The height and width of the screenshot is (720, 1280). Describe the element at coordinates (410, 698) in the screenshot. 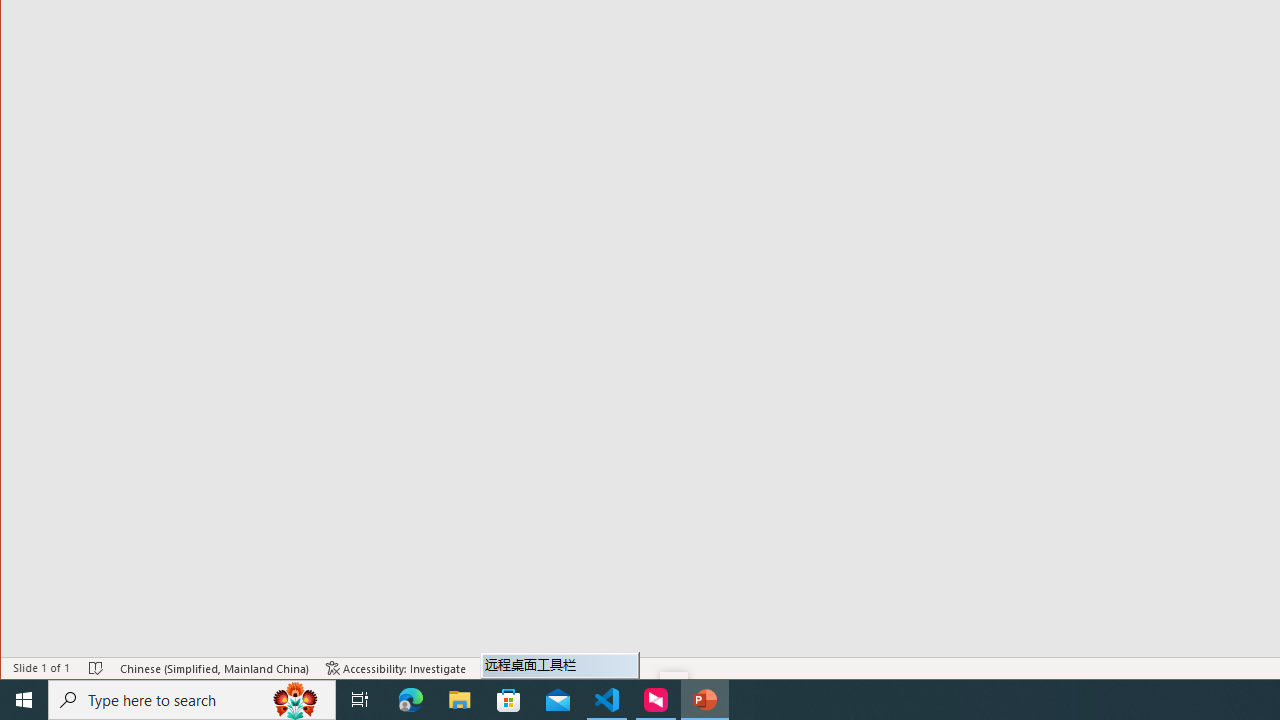

I see `'Microsoft Edge'` at that location.